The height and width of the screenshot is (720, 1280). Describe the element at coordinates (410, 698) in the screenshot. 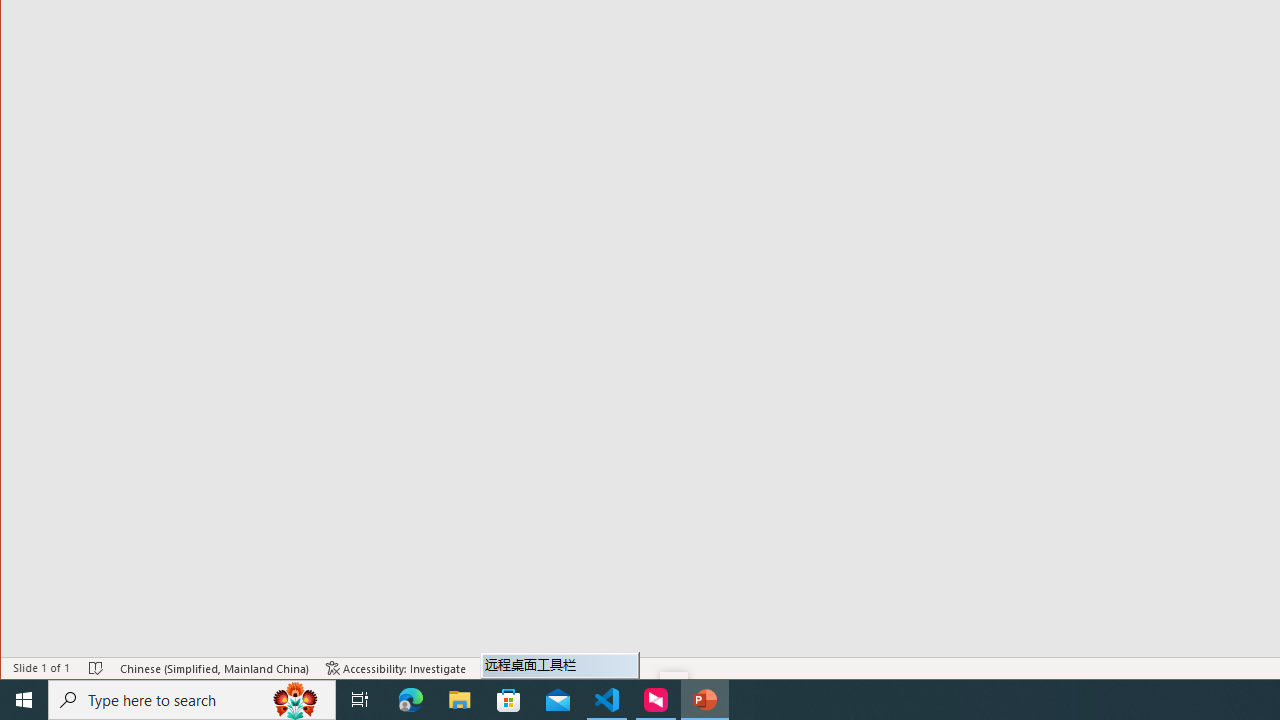

I see `'Microsoft Edge'` at that location.